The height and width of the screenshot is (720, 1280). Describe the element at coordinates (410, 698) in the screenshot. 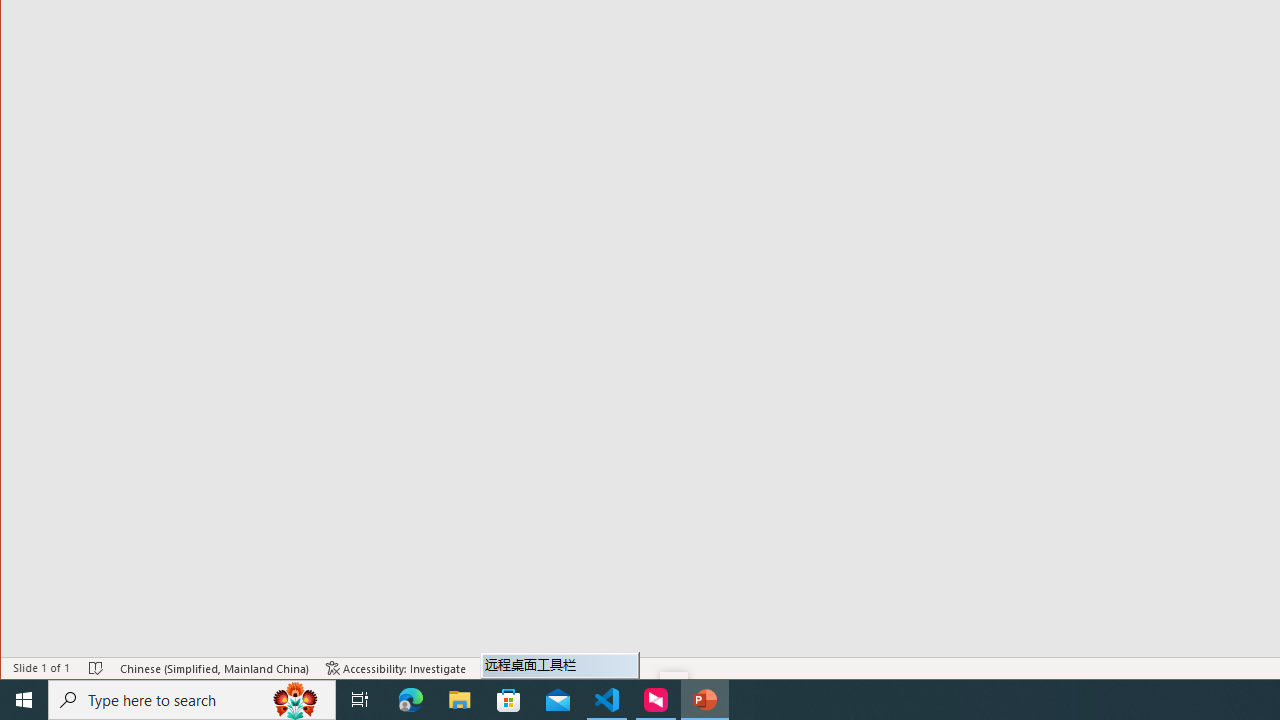

I see `'Microsoft Edge'` at that location.